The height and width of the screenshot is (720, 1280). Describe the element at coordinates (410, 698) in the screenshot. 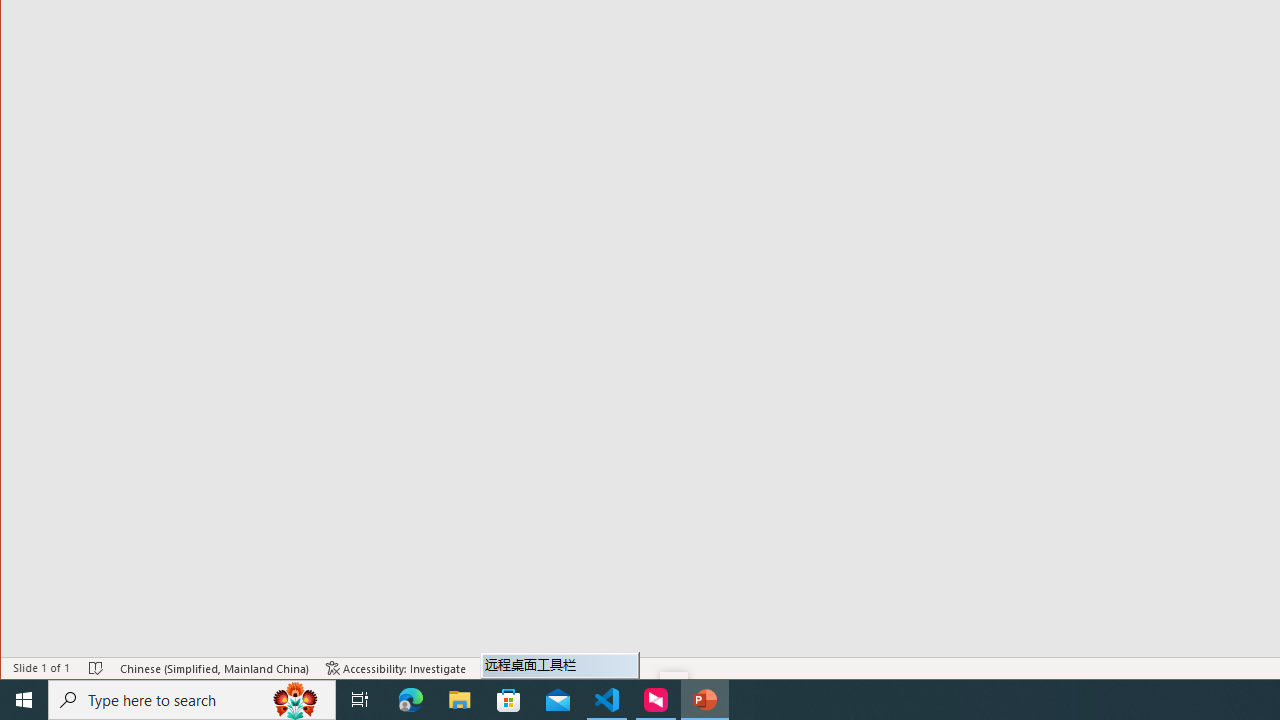

I see `'Microsoft Edge'` at that location.